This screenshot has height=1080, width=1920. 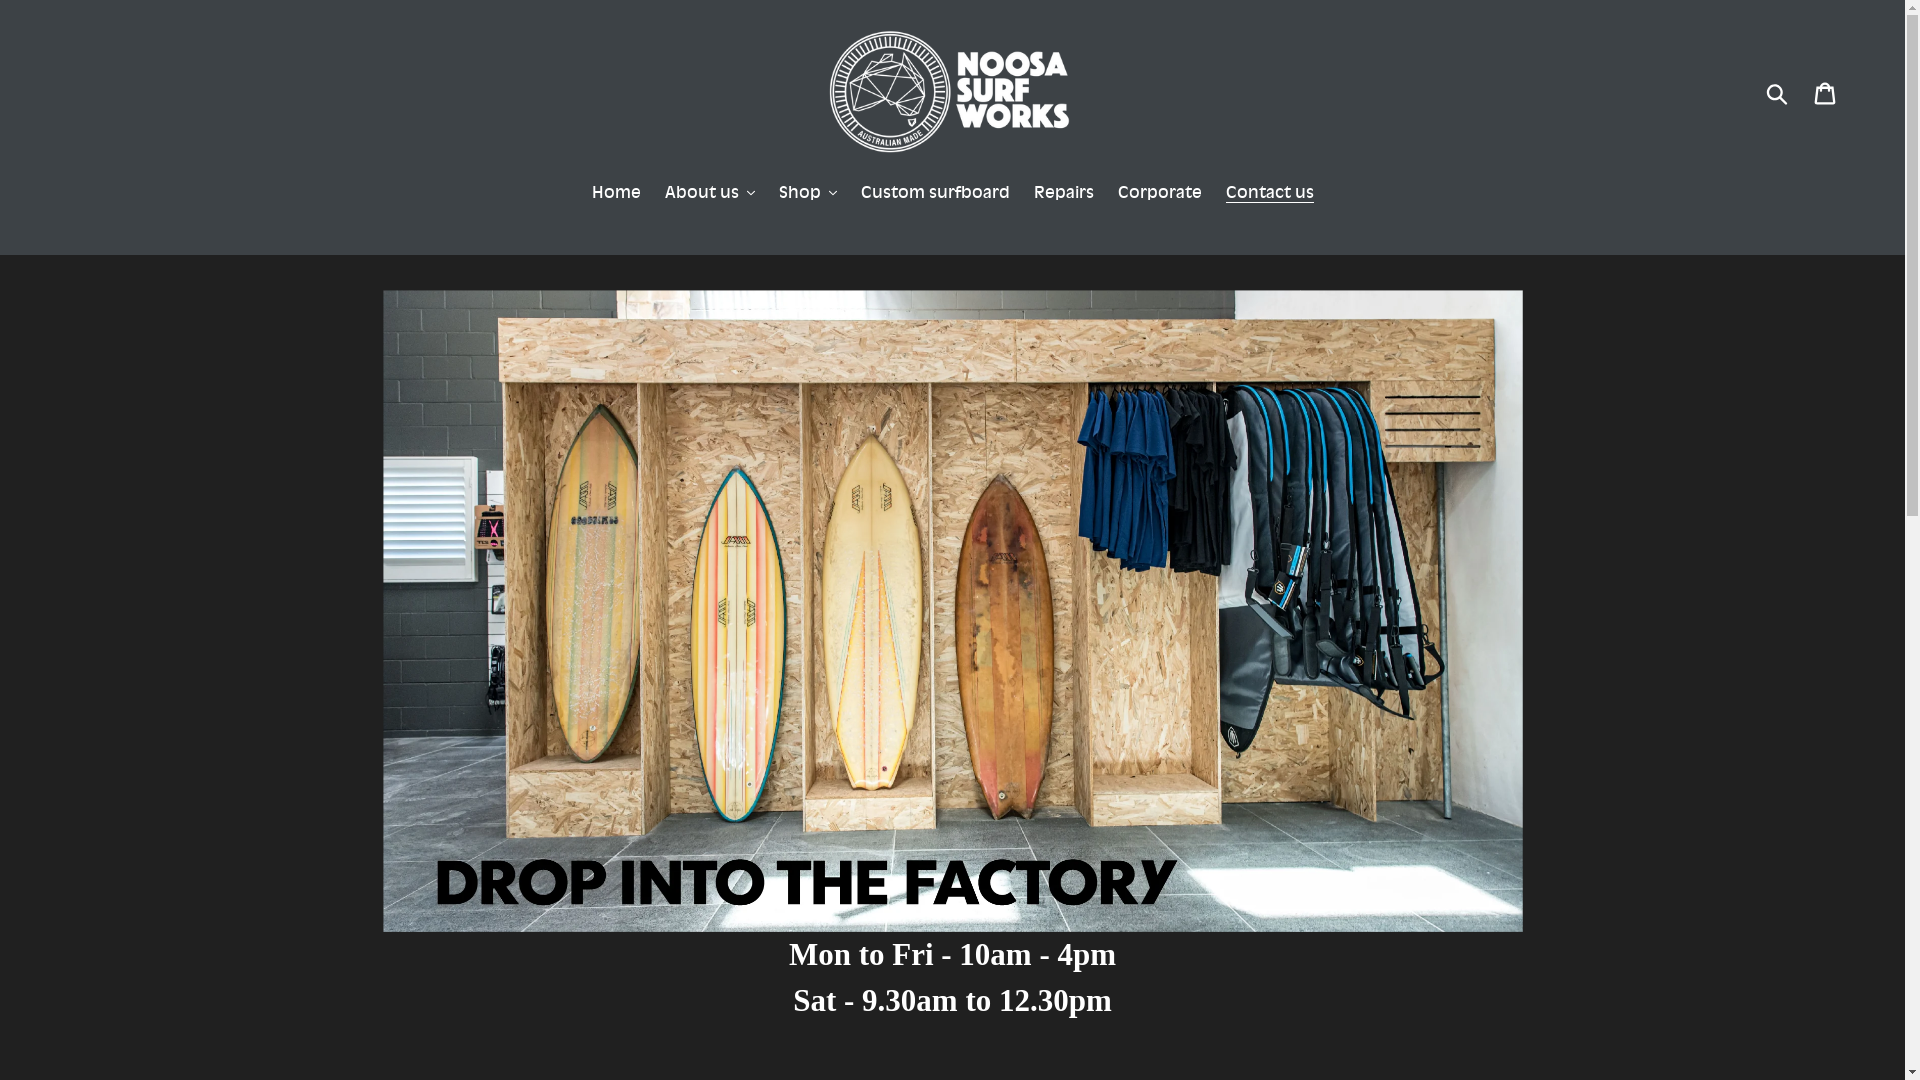 What do you see at coordinates (615, 193) in the screenshot?
I see `'Home'` at bounding box center [615, 193].